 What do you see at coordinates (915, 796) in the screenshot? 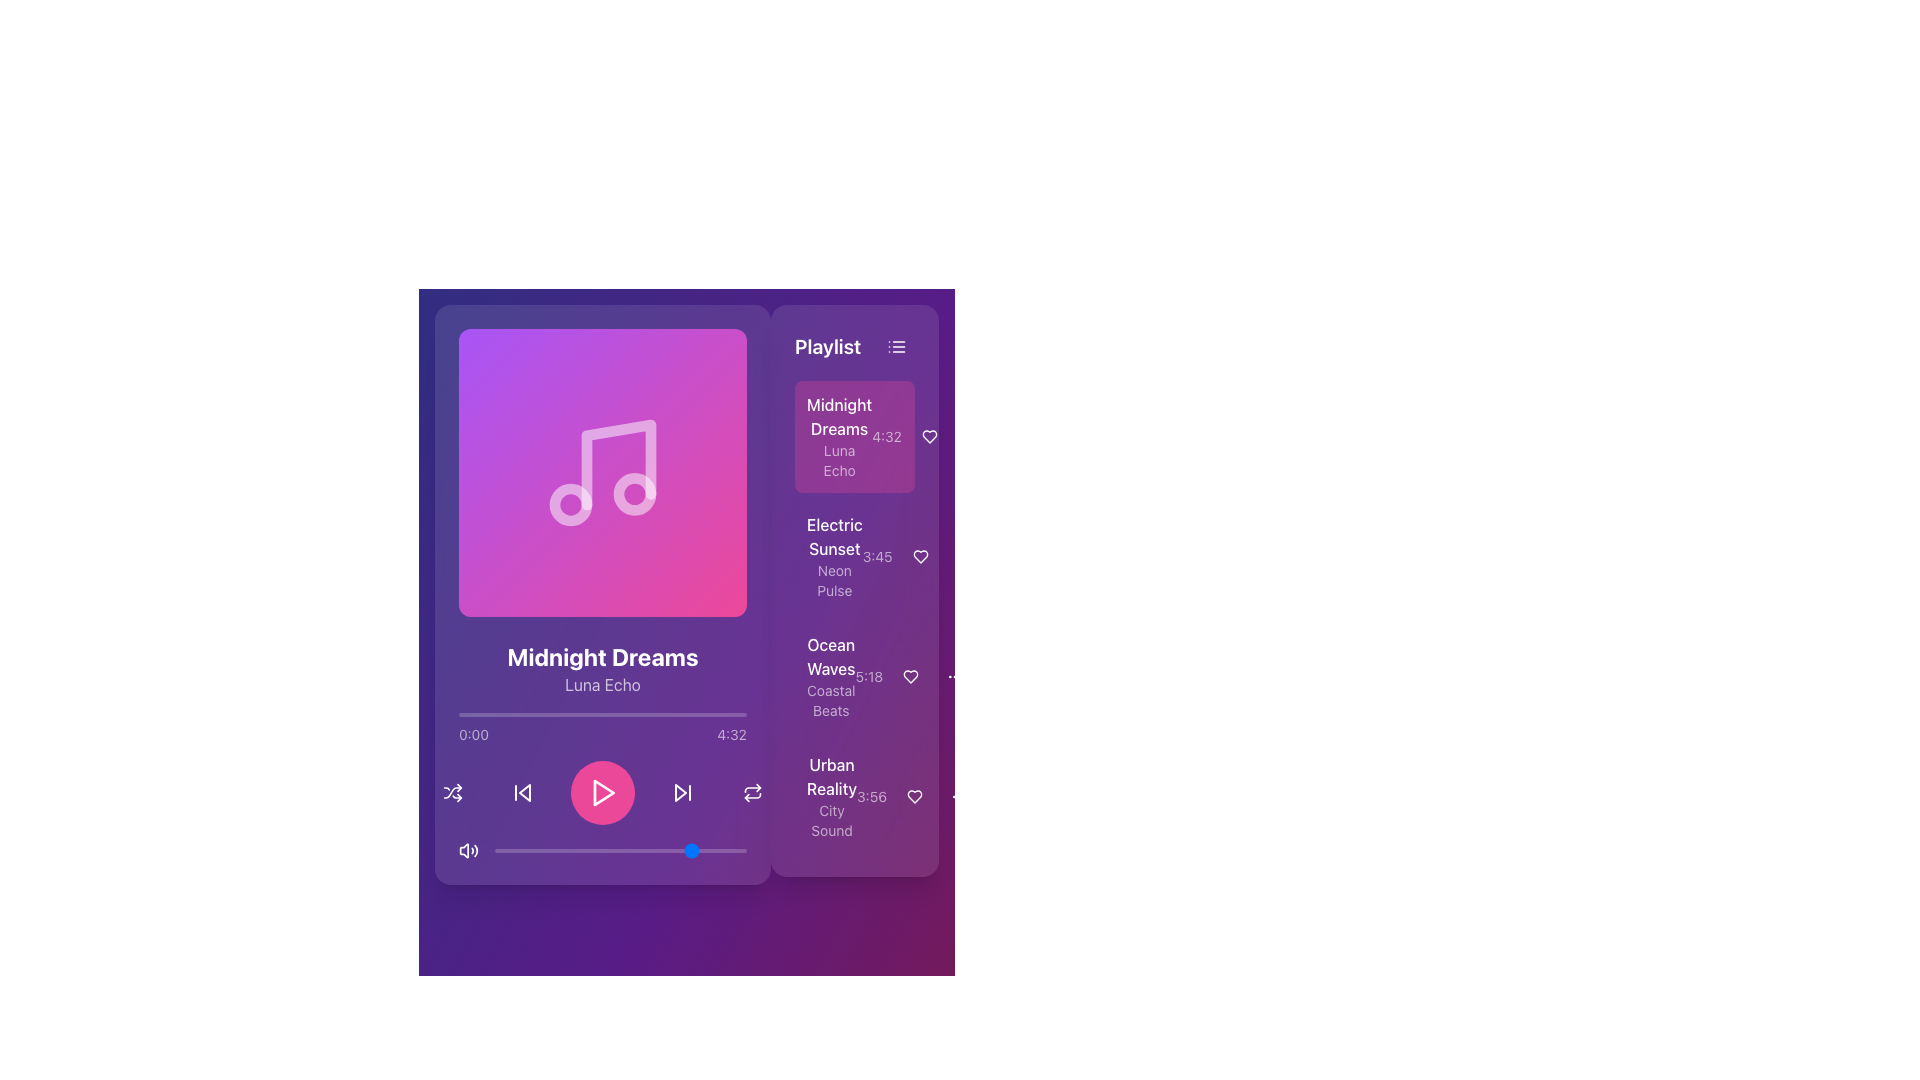
I see `the heart icon button that serves as a favorite or like button for the song 'Urban Reality'` at bounding box center [915, 796].